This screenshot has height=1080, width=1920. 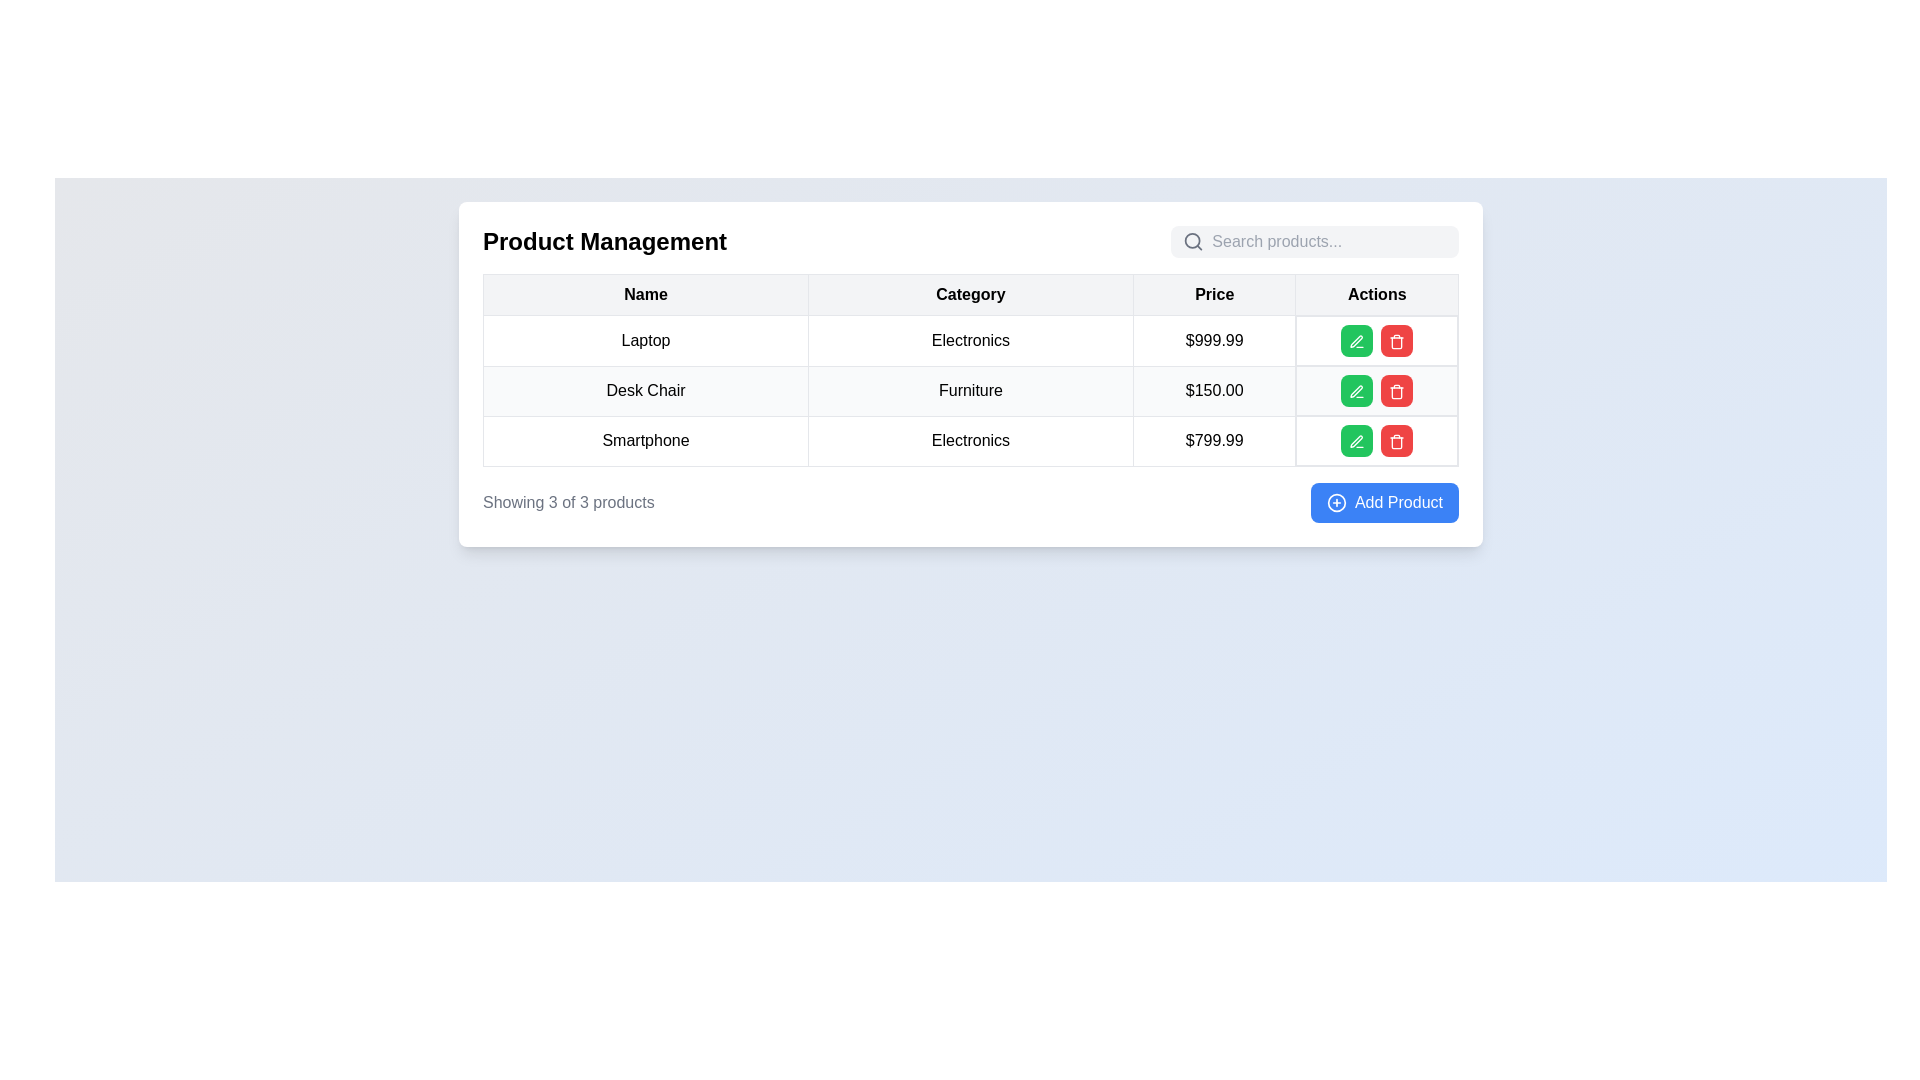 I want to click on the Table Header Row, so click(x=970, y=294).